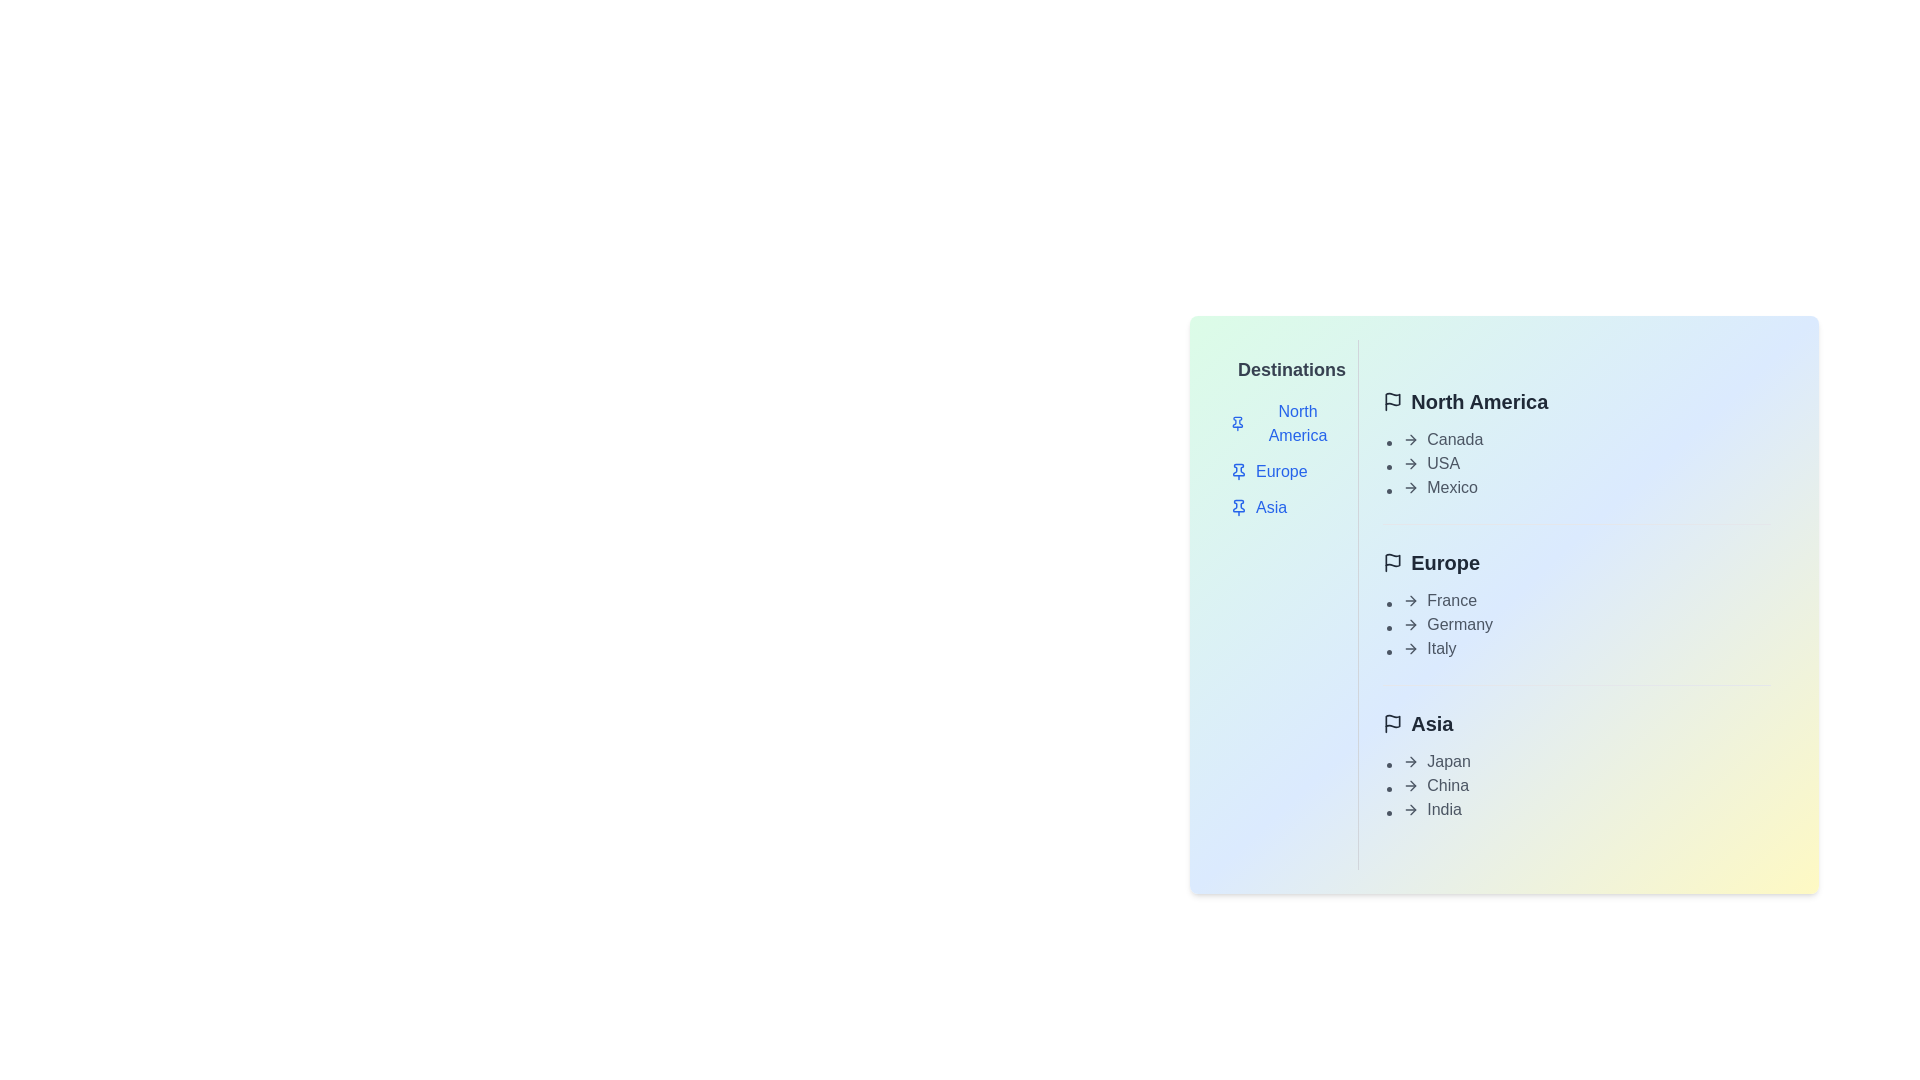 The width and height of the screenshot is (1920, 1080). I want to click on the arrow icon located to the left of the 'China' text label, so click(1410, 785).